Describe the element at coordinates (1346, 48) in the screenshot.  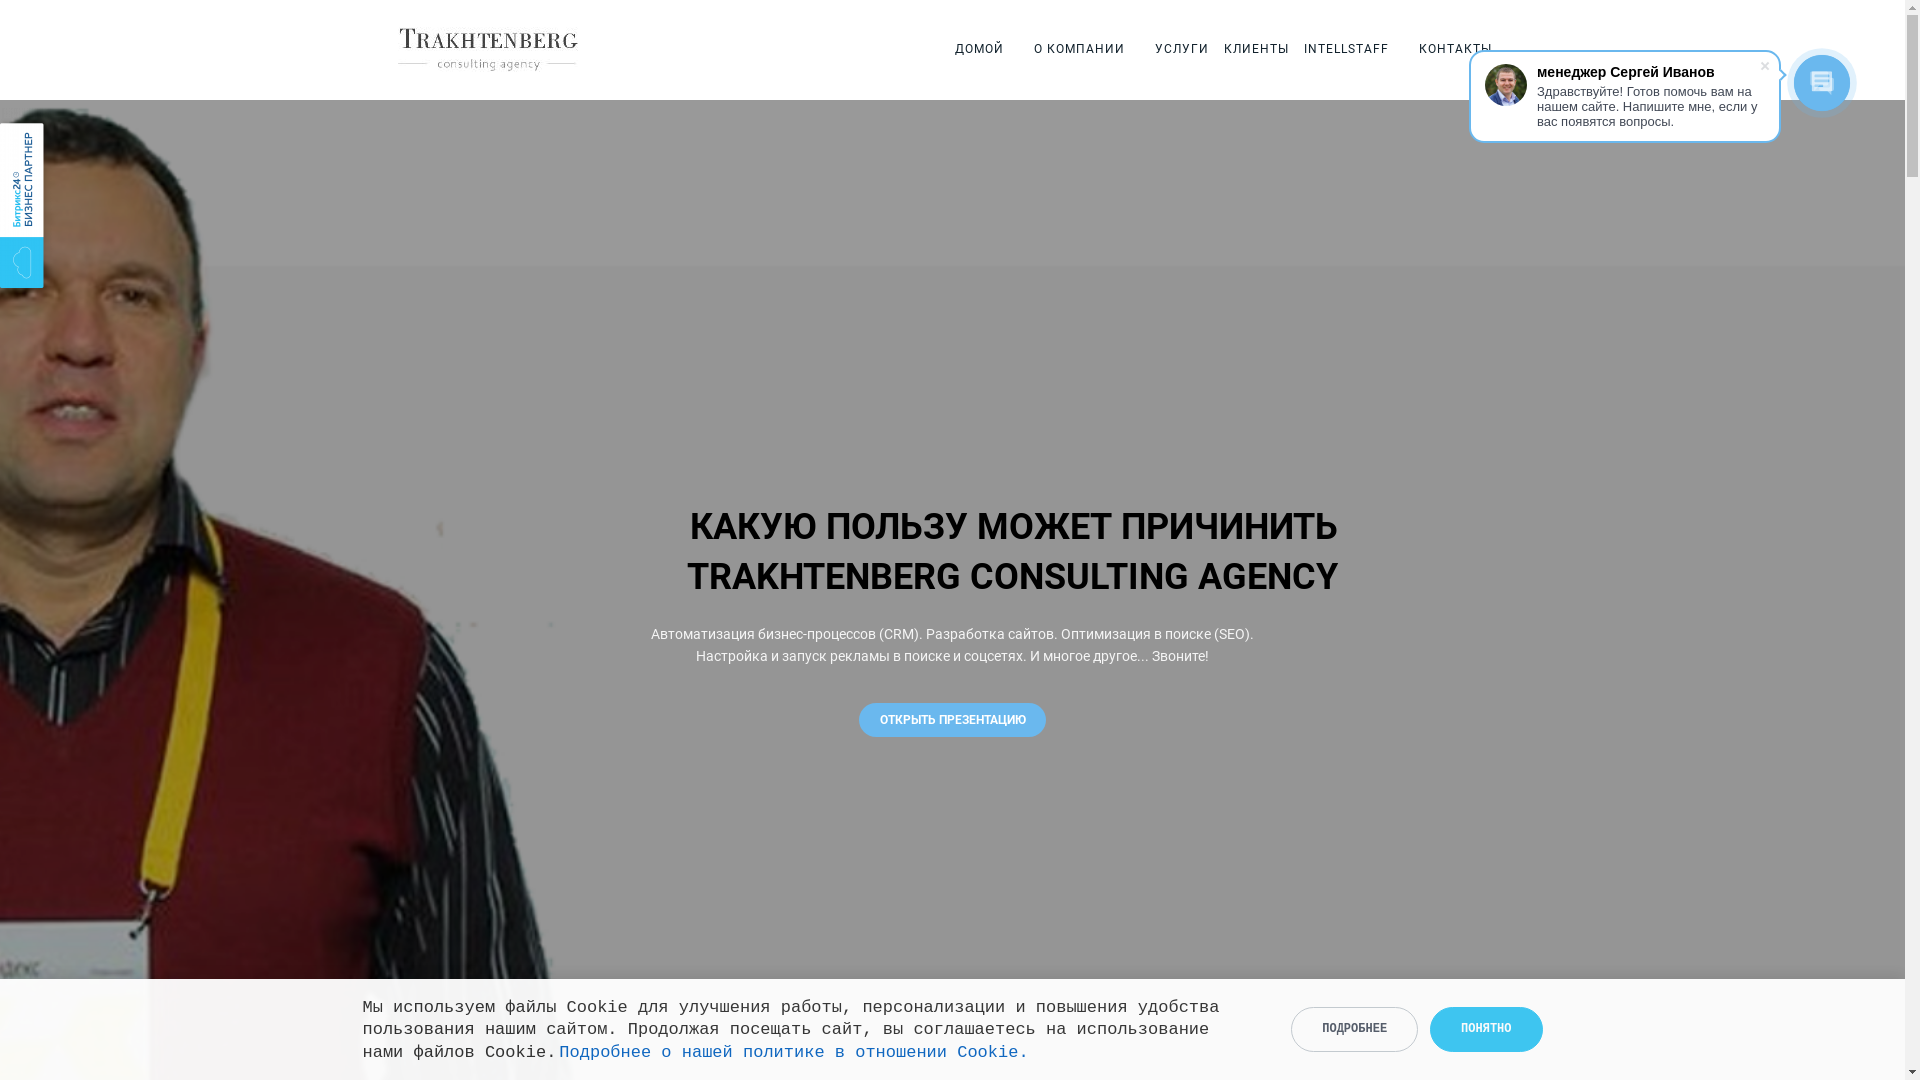
I see `'INTELLSTAFF'` at that location.